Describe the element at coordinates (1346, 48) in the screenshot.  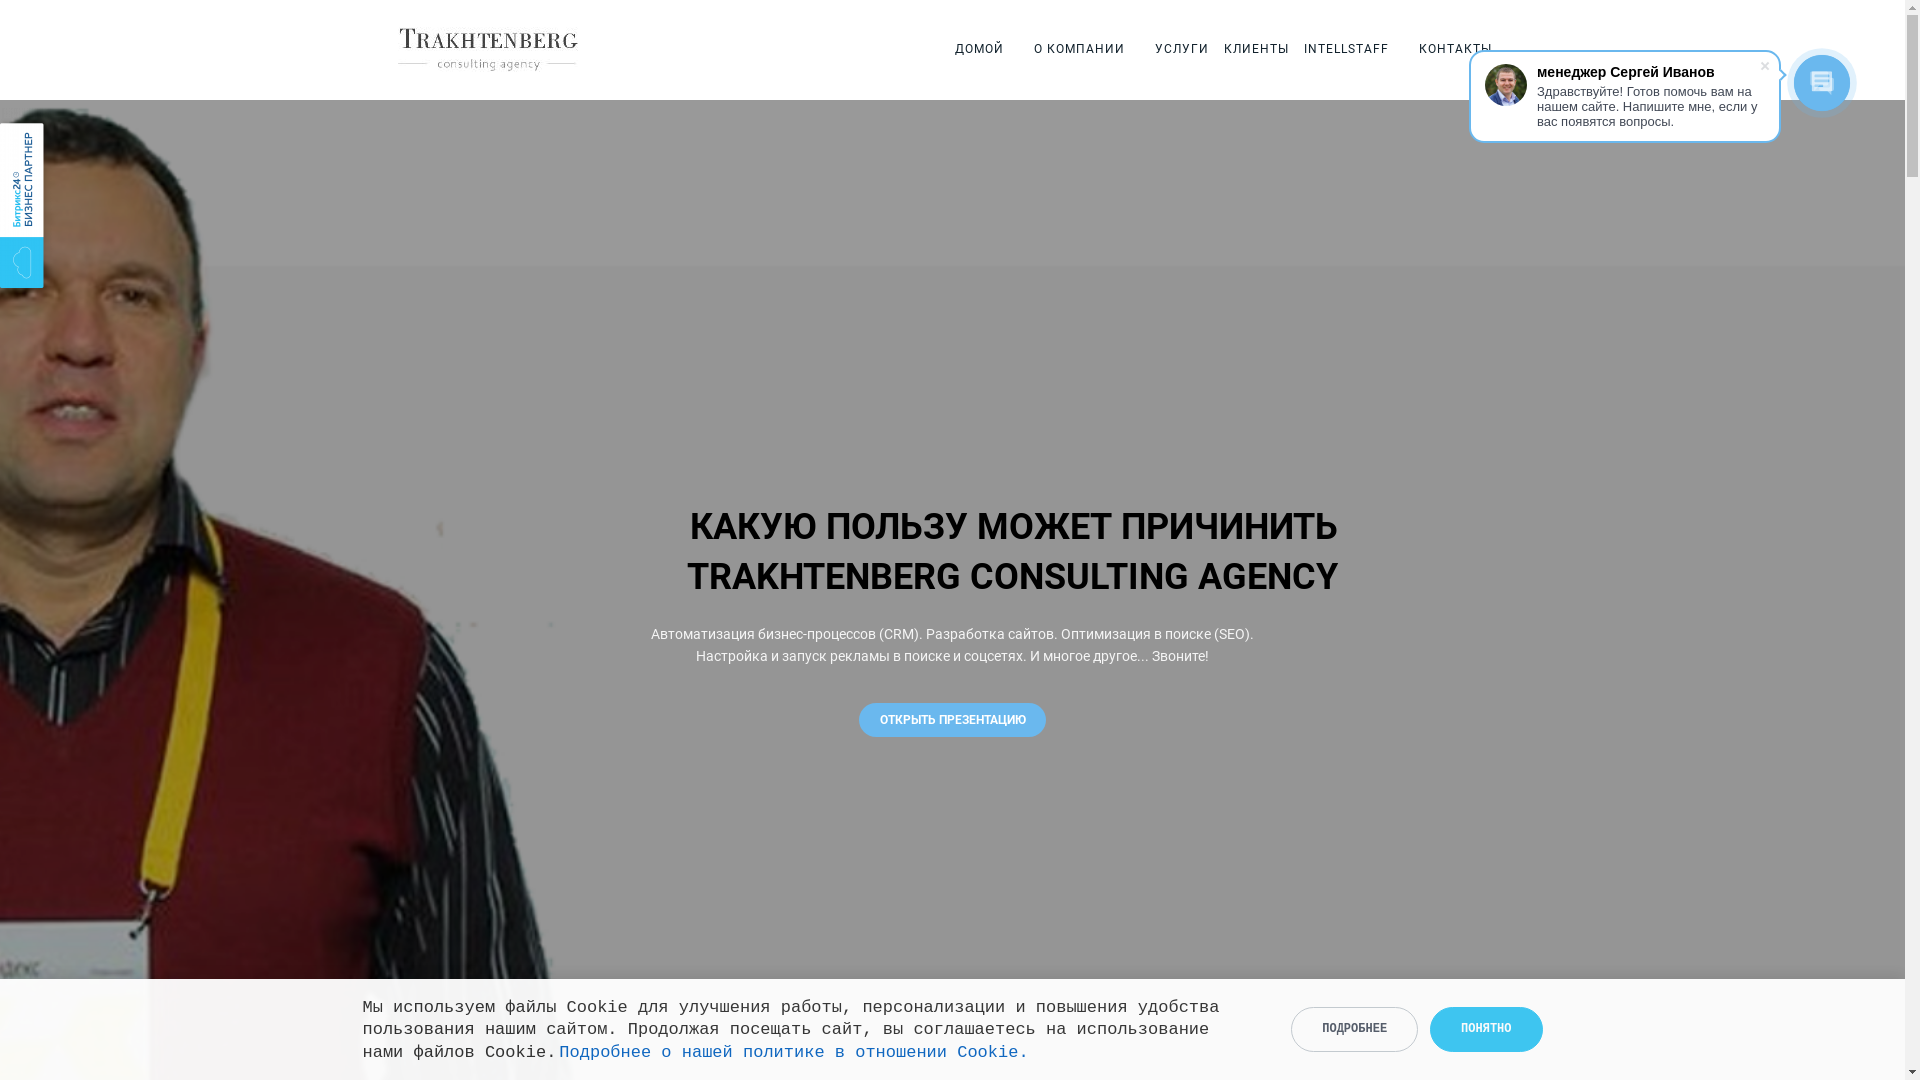
I see `'INTELLSTAFF'` at that location.